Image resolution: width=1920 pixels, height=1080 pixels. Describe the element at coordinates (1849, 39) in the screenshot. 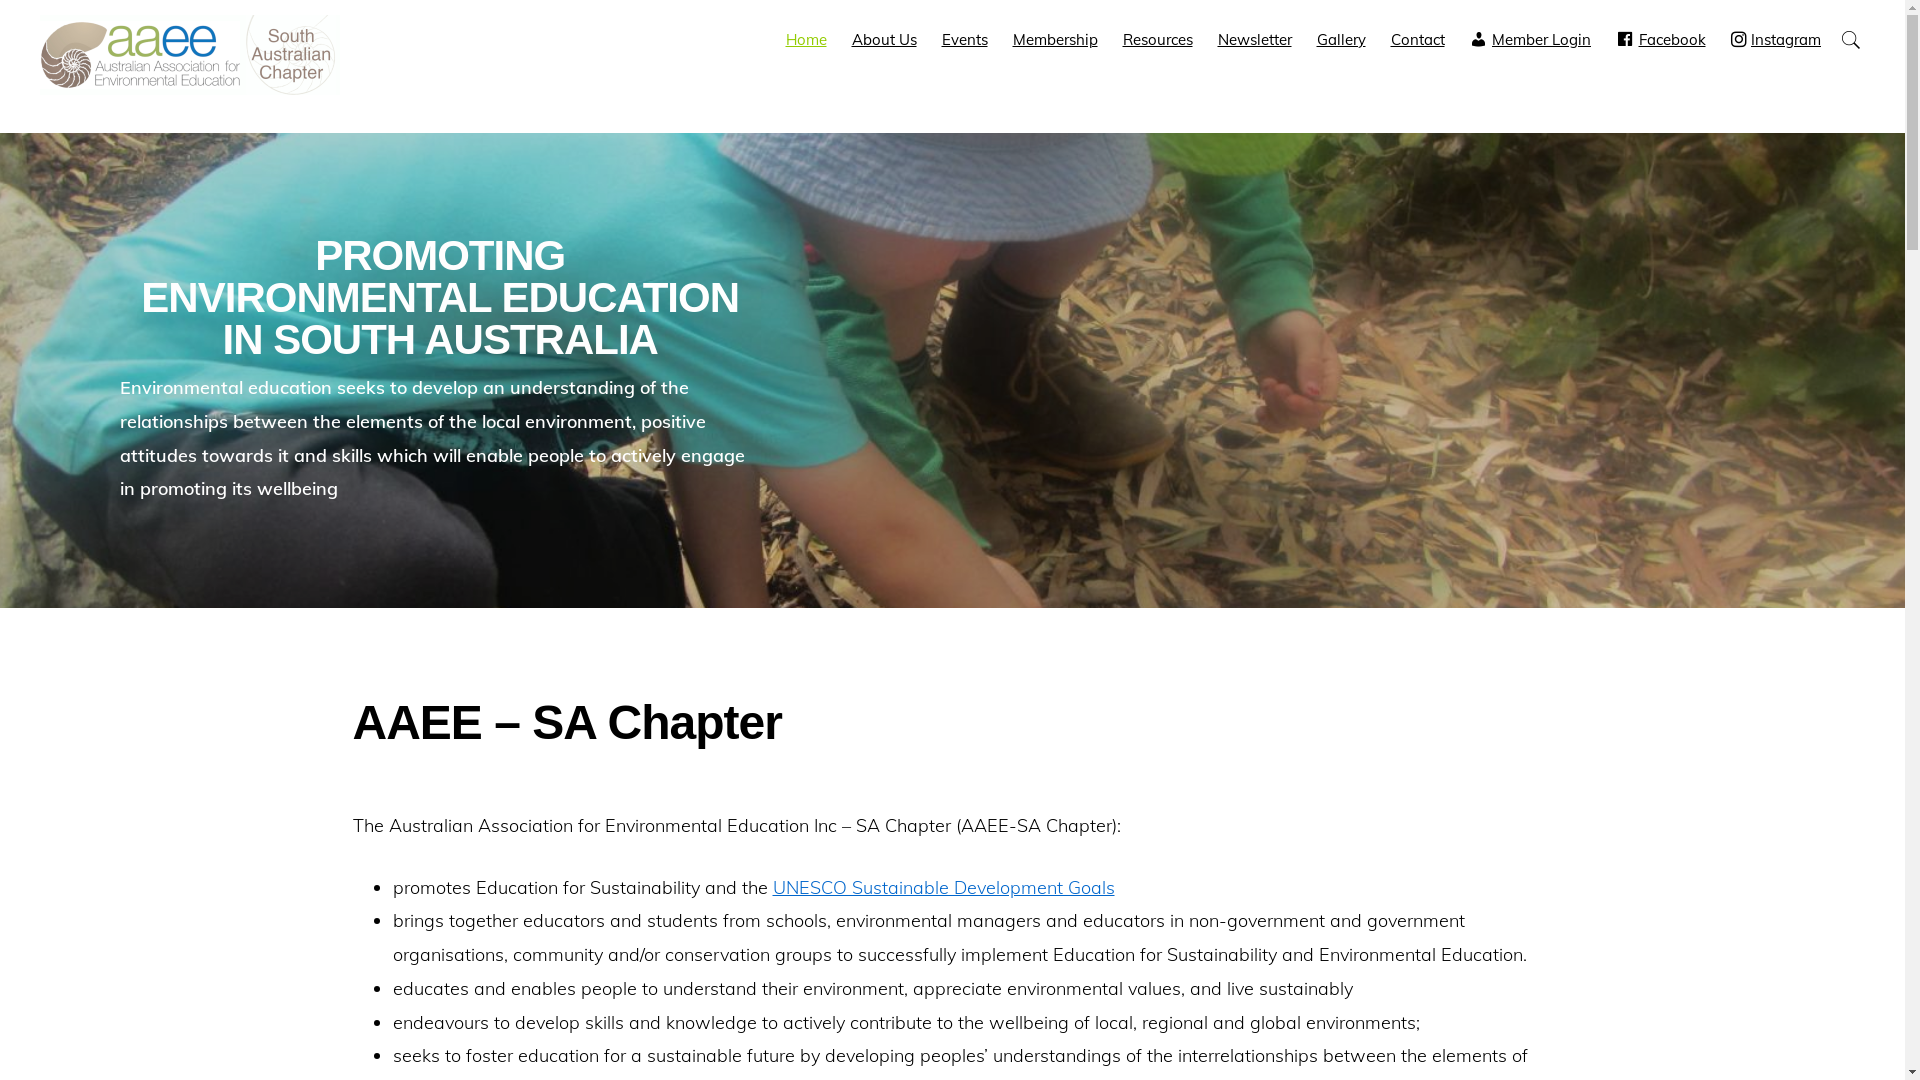

I see `'Show Search'` at that location.